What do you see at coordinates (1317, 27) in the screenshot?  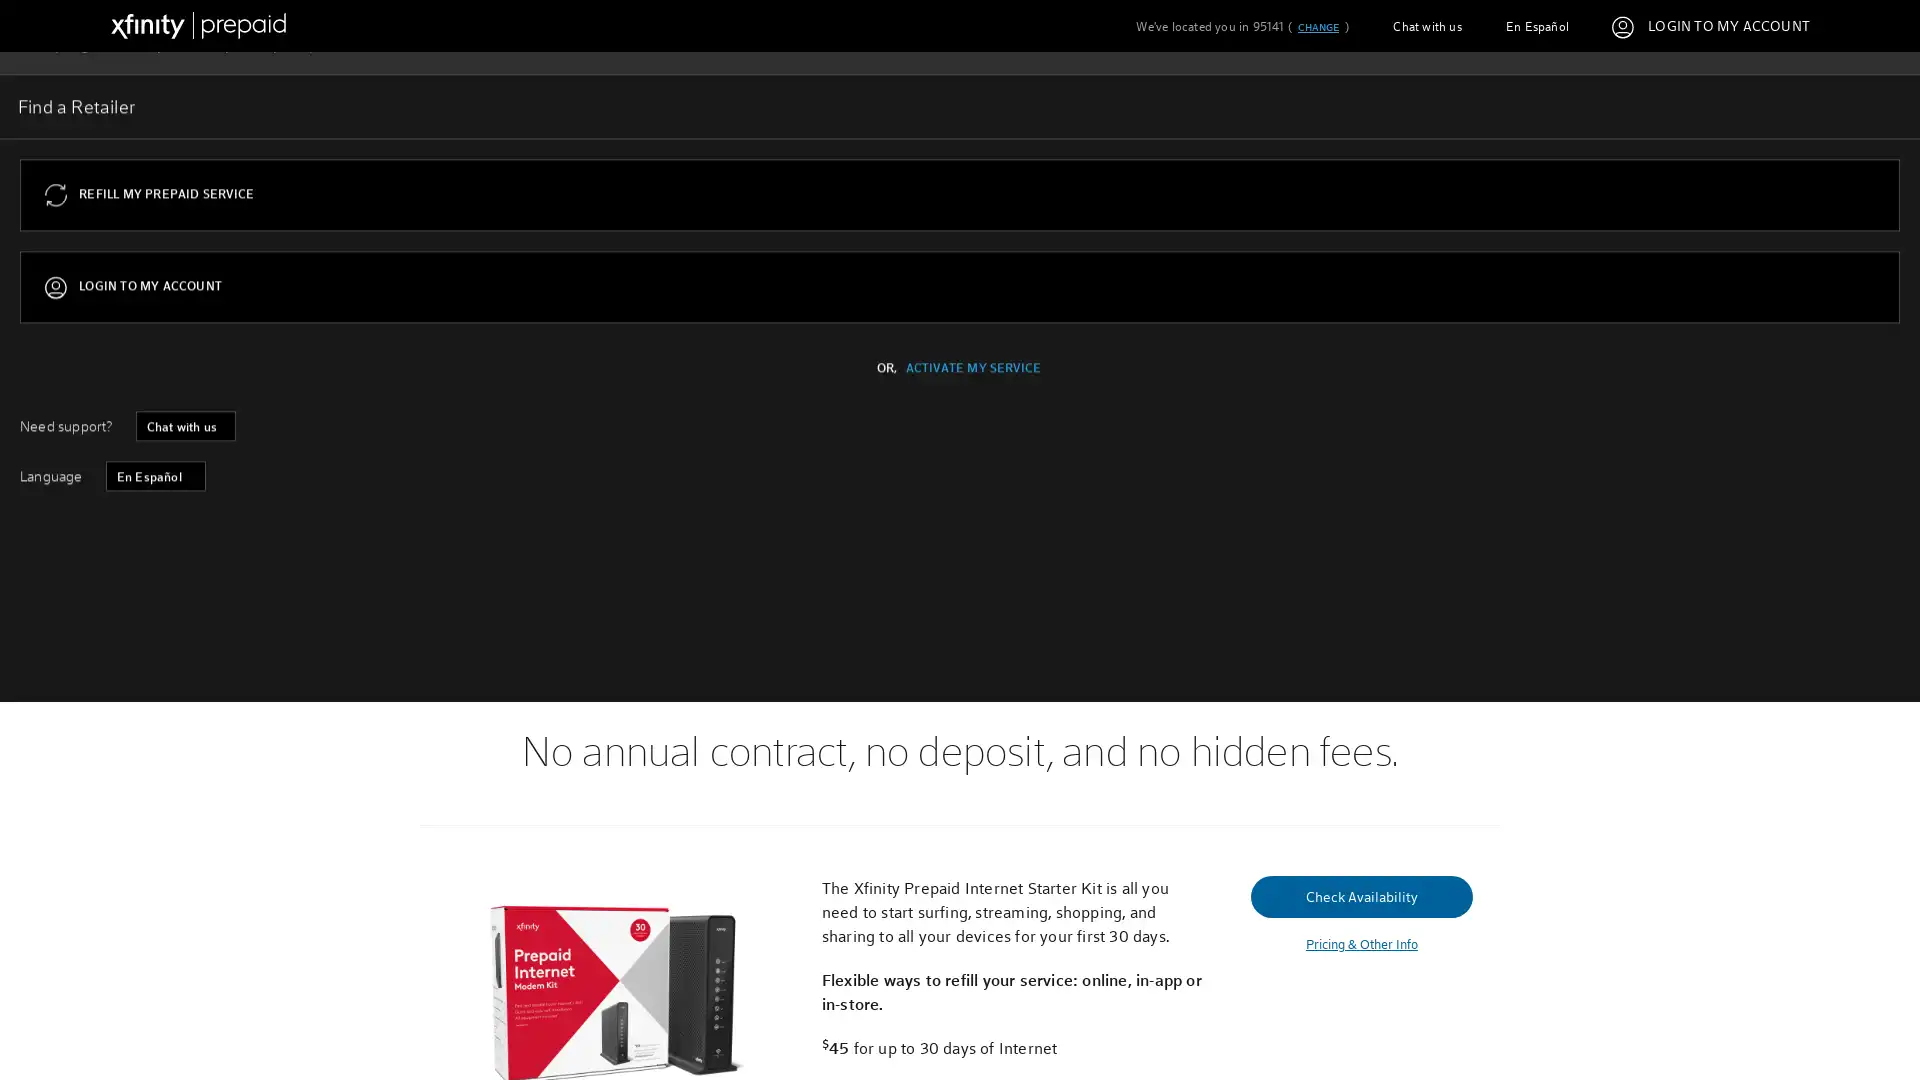 I see `CHANGE` at bounding box center [1317, 27].